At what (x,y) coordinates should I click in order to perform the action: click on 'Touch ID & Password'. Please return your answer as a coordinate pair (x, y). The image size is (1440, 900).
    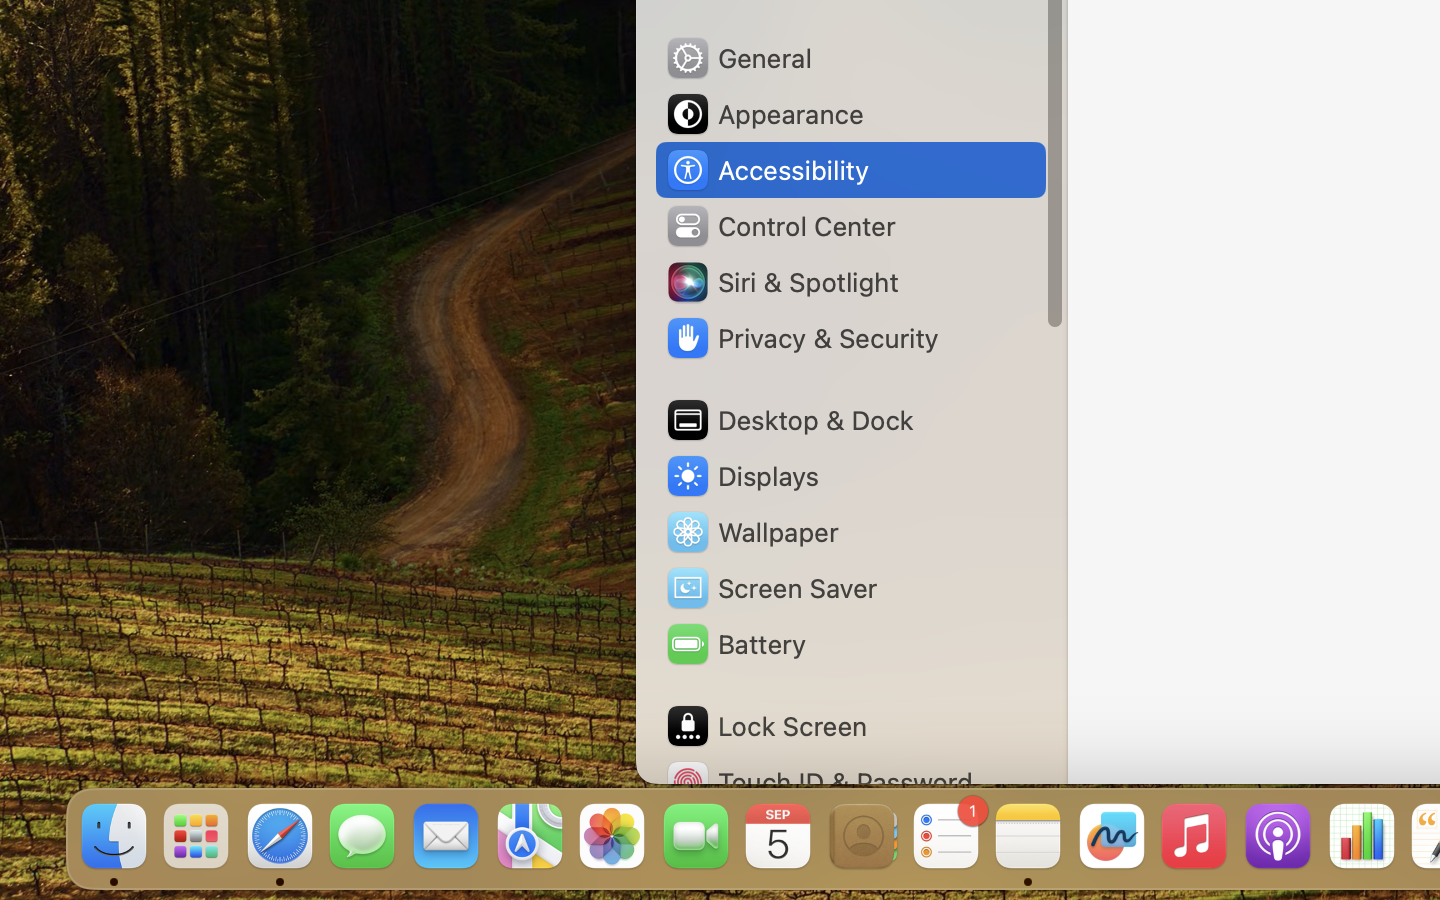
    Looking at the image, I should click on (819, 781).